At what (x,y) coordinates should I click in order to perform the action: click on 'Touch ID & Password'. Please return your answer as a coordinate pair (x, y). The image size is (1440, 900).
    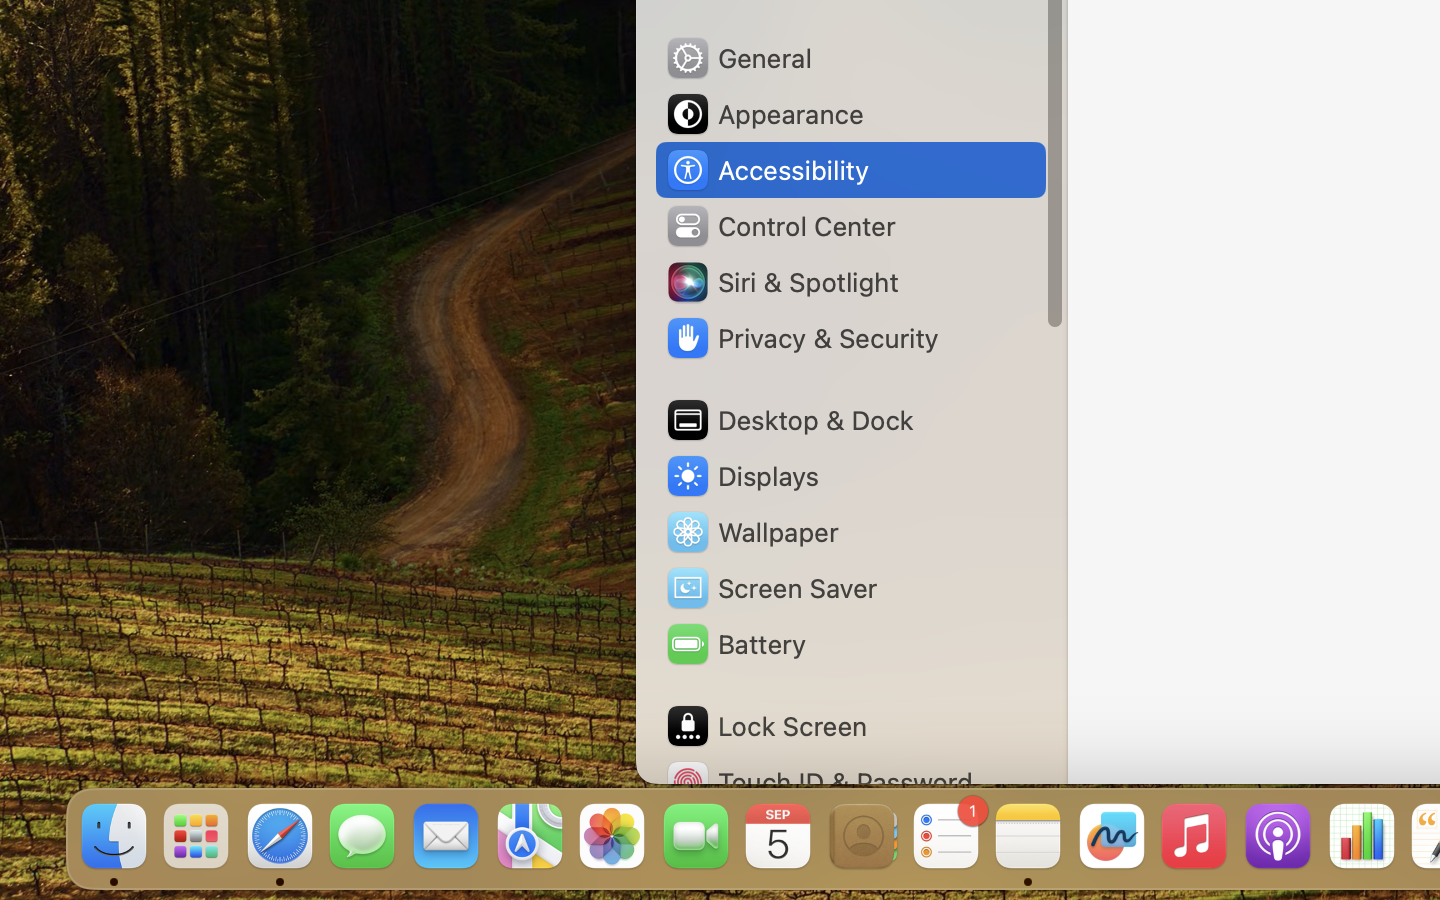
    Looking at the image, I should click on (819, 781).